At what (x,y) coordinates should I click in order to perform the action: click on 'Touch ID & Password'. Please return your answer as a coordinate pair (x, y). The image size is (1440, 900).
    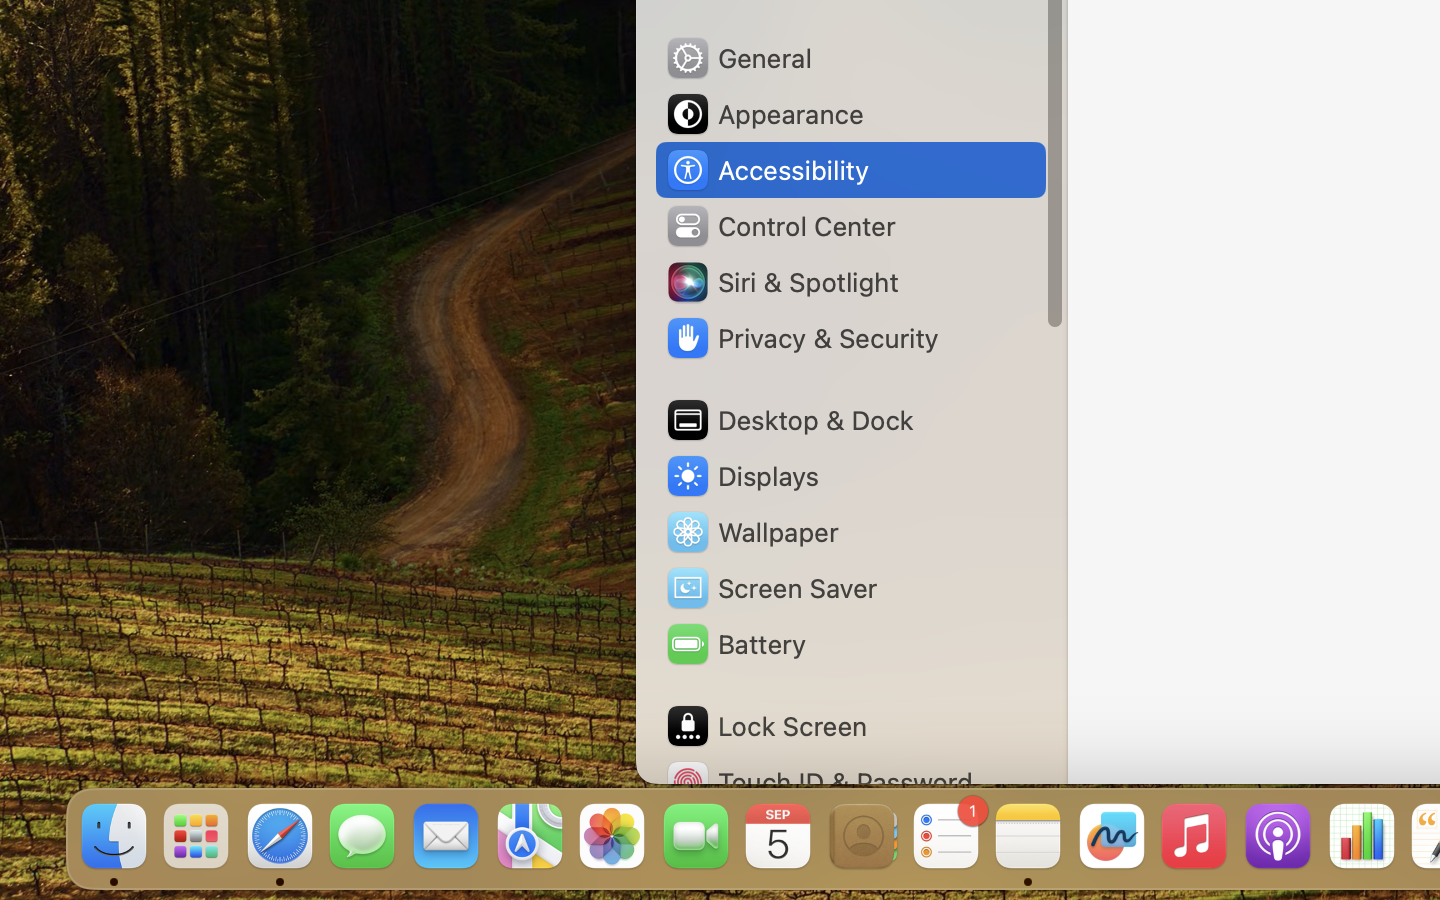
    Looking at the image, I should click on (819, 781).